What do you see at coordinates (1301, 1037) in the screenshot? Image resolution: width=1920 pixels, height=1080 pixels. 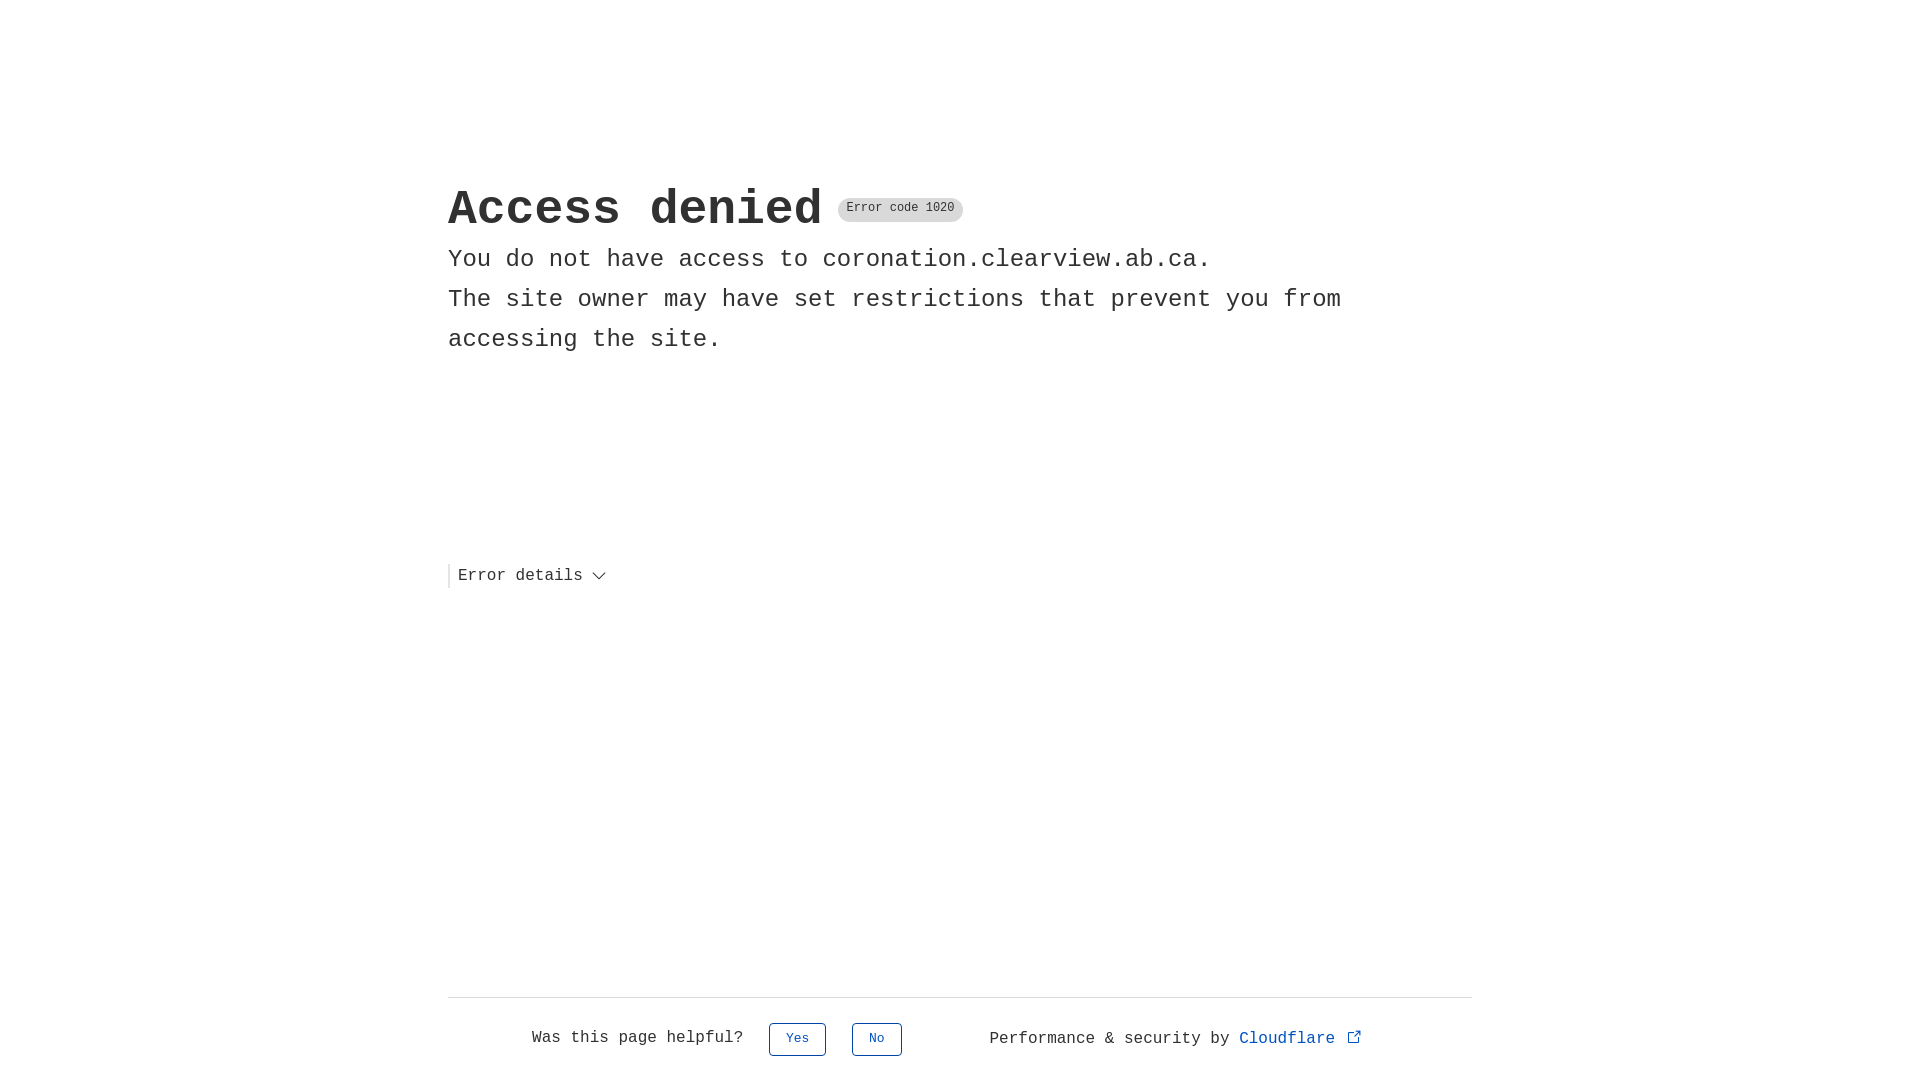 I see `'Cloudflare'` at bounding box center [1301, 1037].